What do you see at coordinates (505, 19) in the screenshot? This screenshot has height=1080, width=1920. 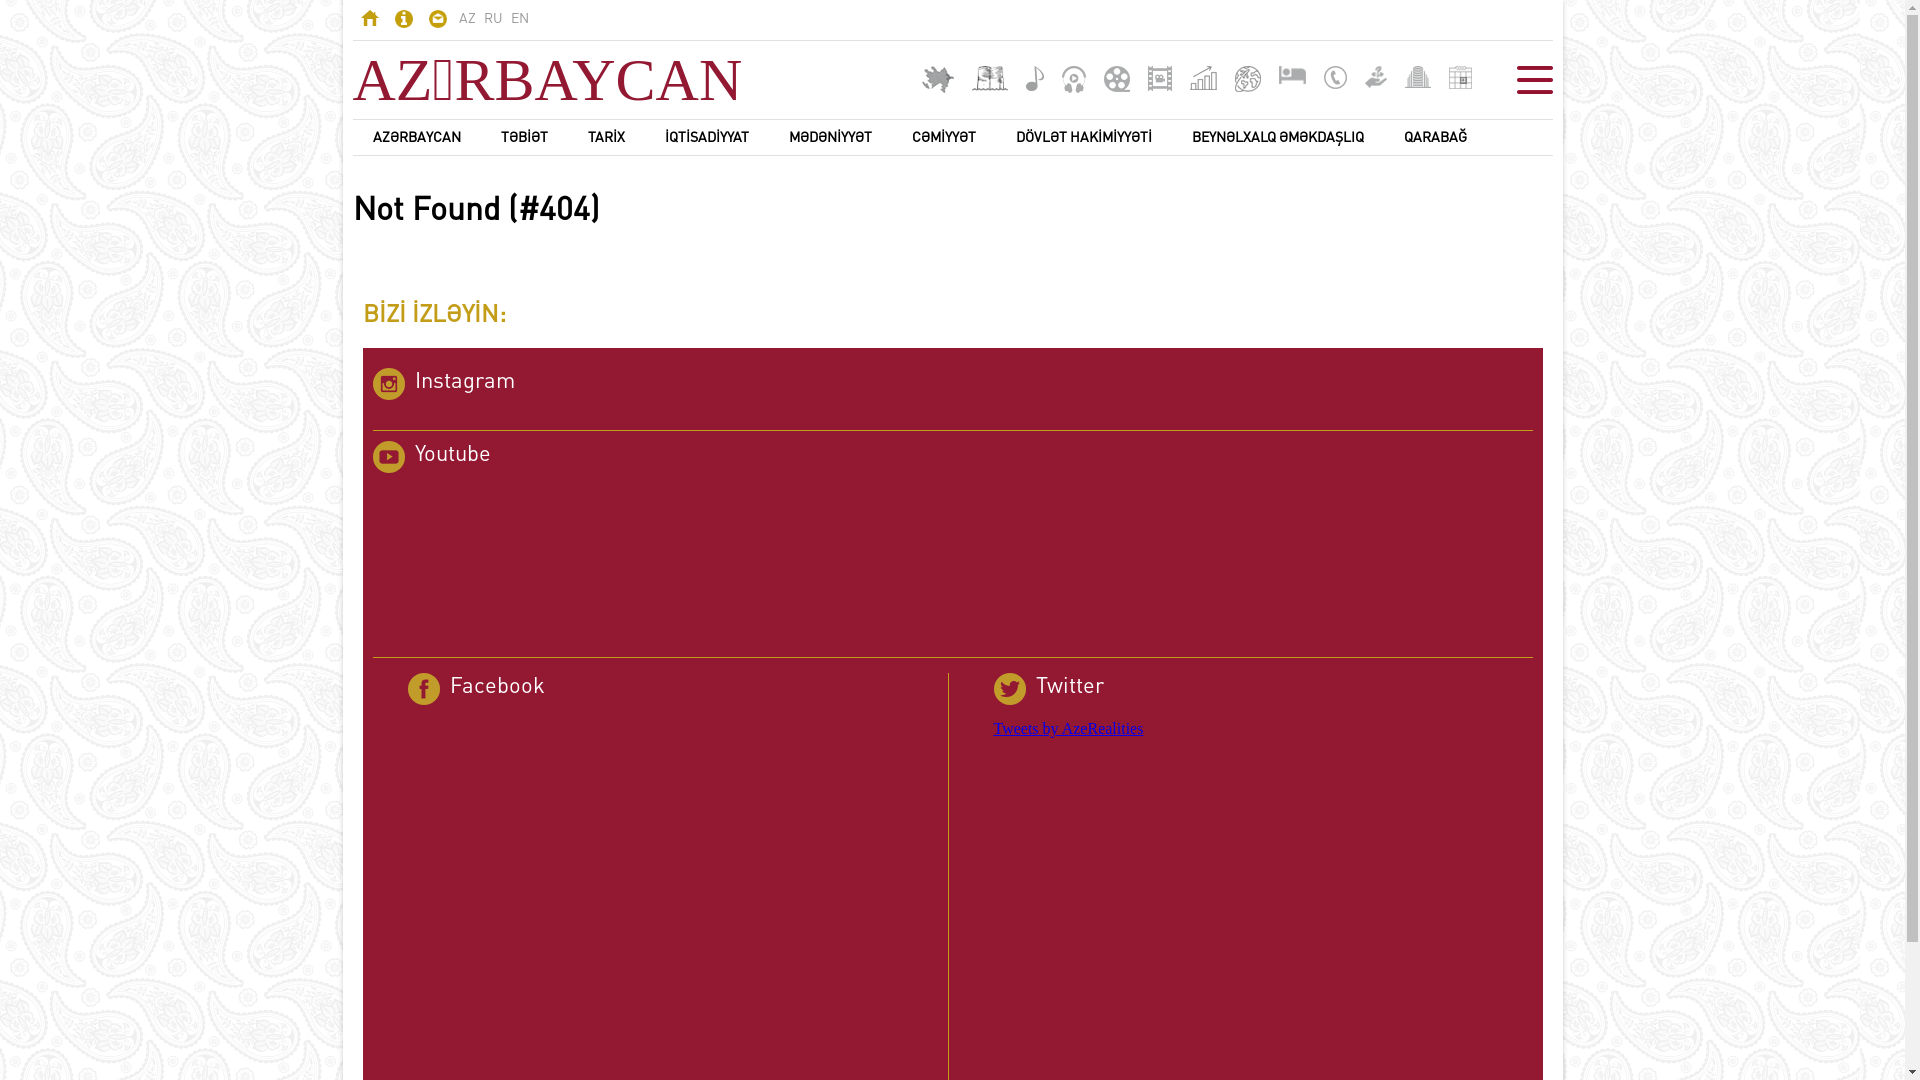 I see `'EN'` at bounding box center [505, 19].